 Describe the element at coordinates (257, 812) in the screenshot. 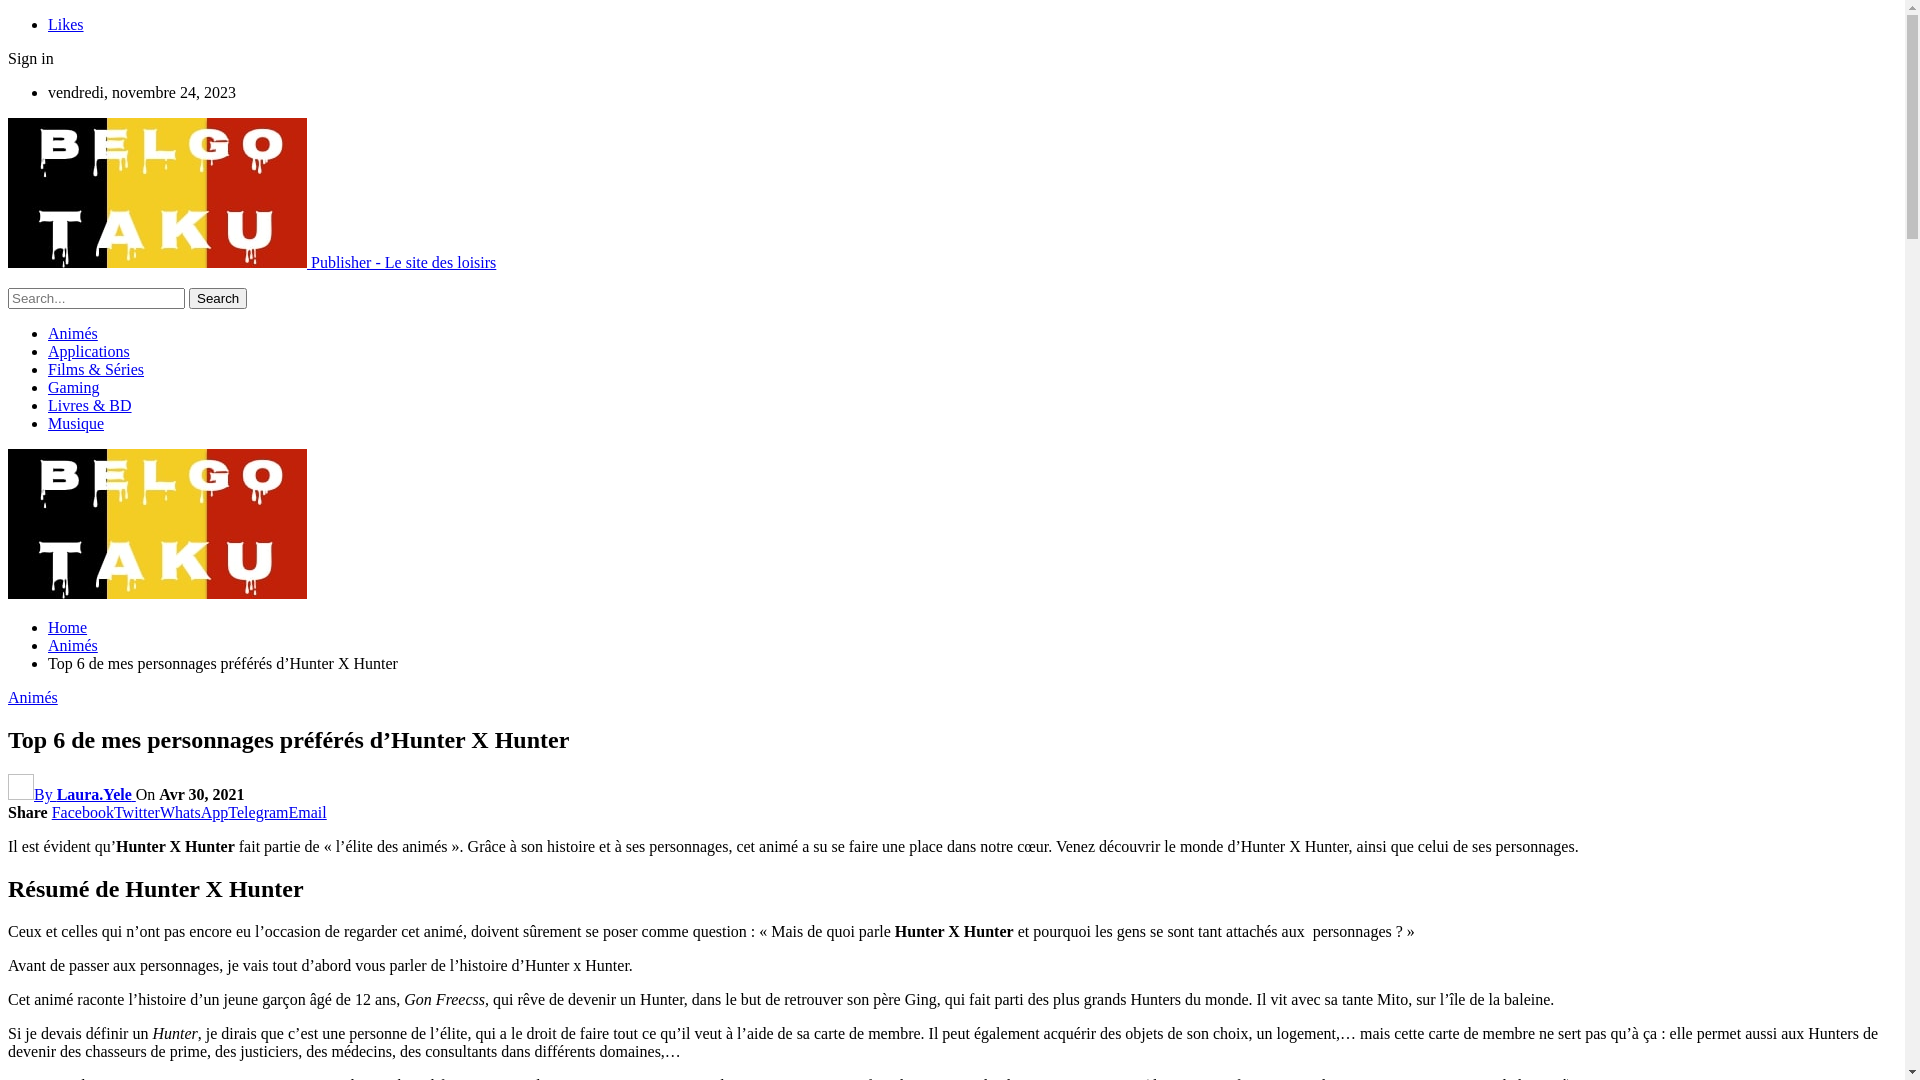

I see `'Telegram'` at that location.